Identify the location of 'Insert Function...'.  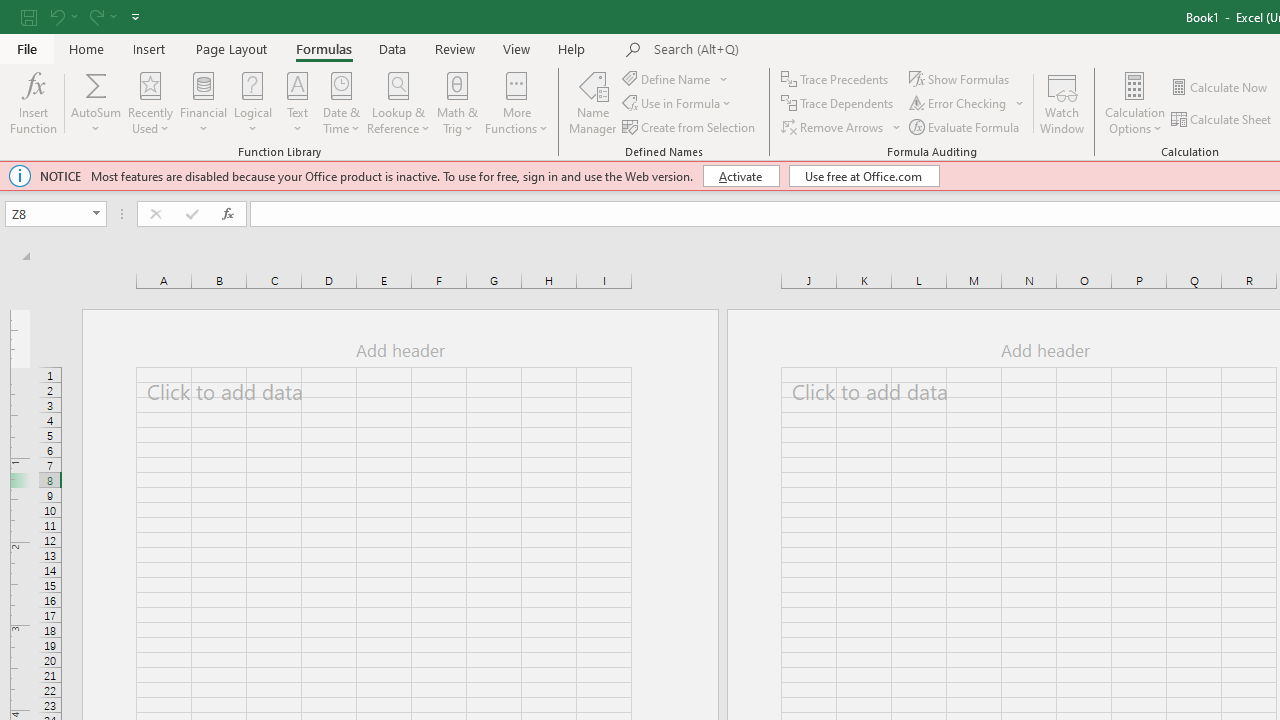
(33, 103).